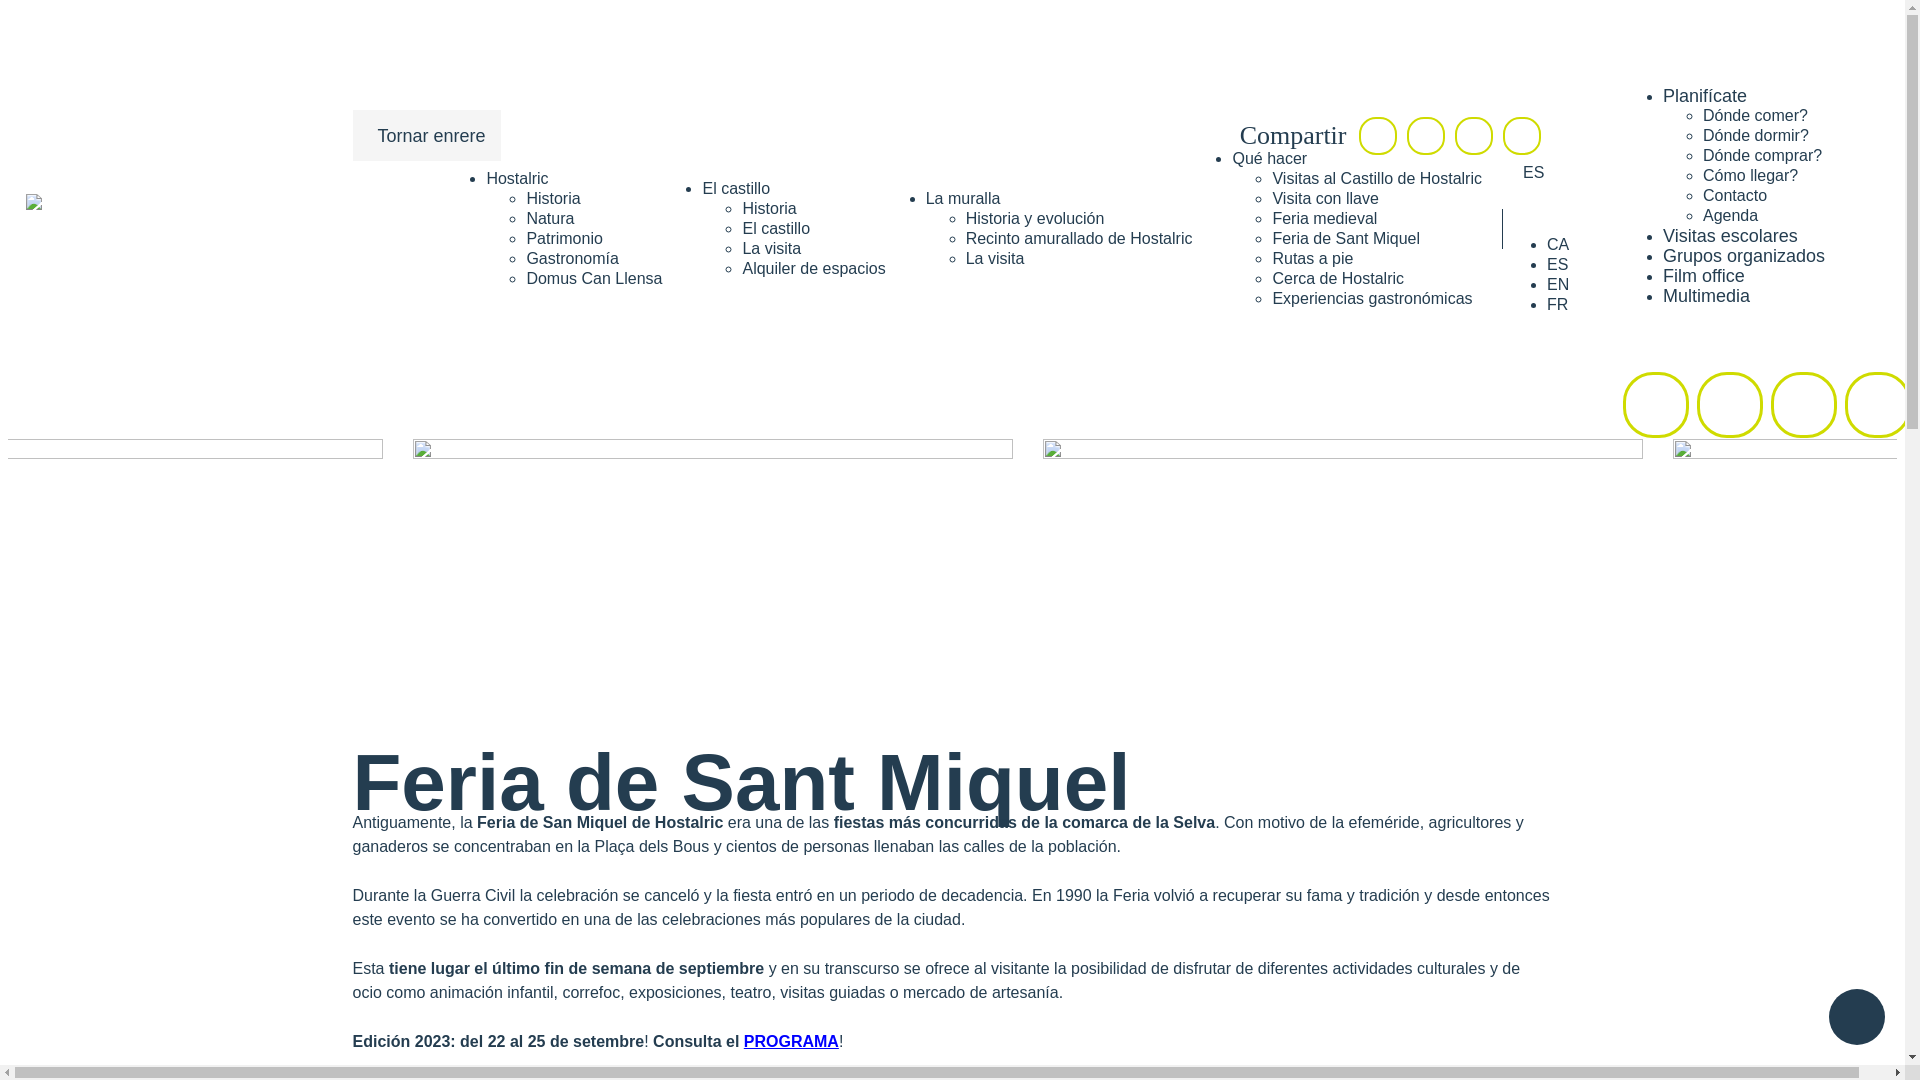  Describe the element at coordinates (550, 218) in the screenshot. I see `'Natura'` at that location.